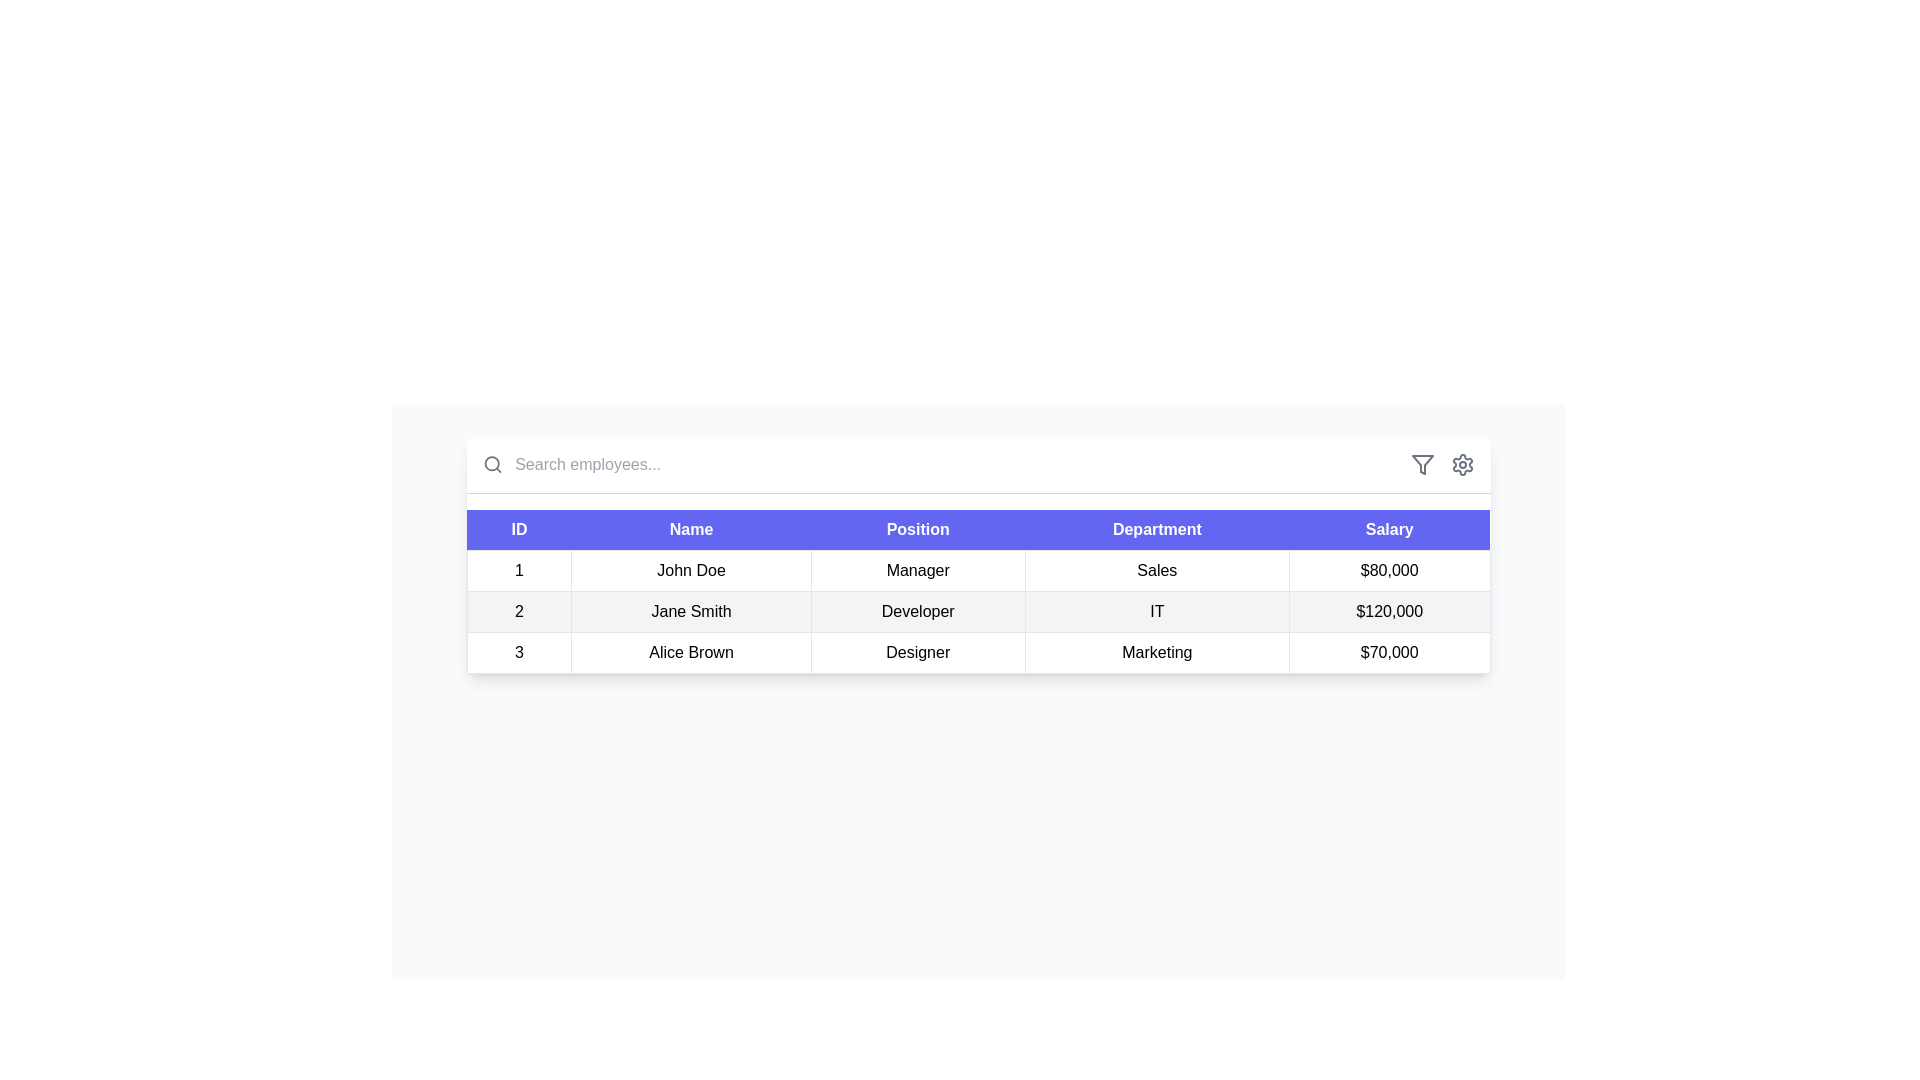 This screenshot has width=1920, height=1080. What do you see at coordinates (691, 529) in the screenshot?
I see `the second column header cell in the data table indicating 'Name', located between 'ID' and 'Position'` at bounding box center [691, 529].